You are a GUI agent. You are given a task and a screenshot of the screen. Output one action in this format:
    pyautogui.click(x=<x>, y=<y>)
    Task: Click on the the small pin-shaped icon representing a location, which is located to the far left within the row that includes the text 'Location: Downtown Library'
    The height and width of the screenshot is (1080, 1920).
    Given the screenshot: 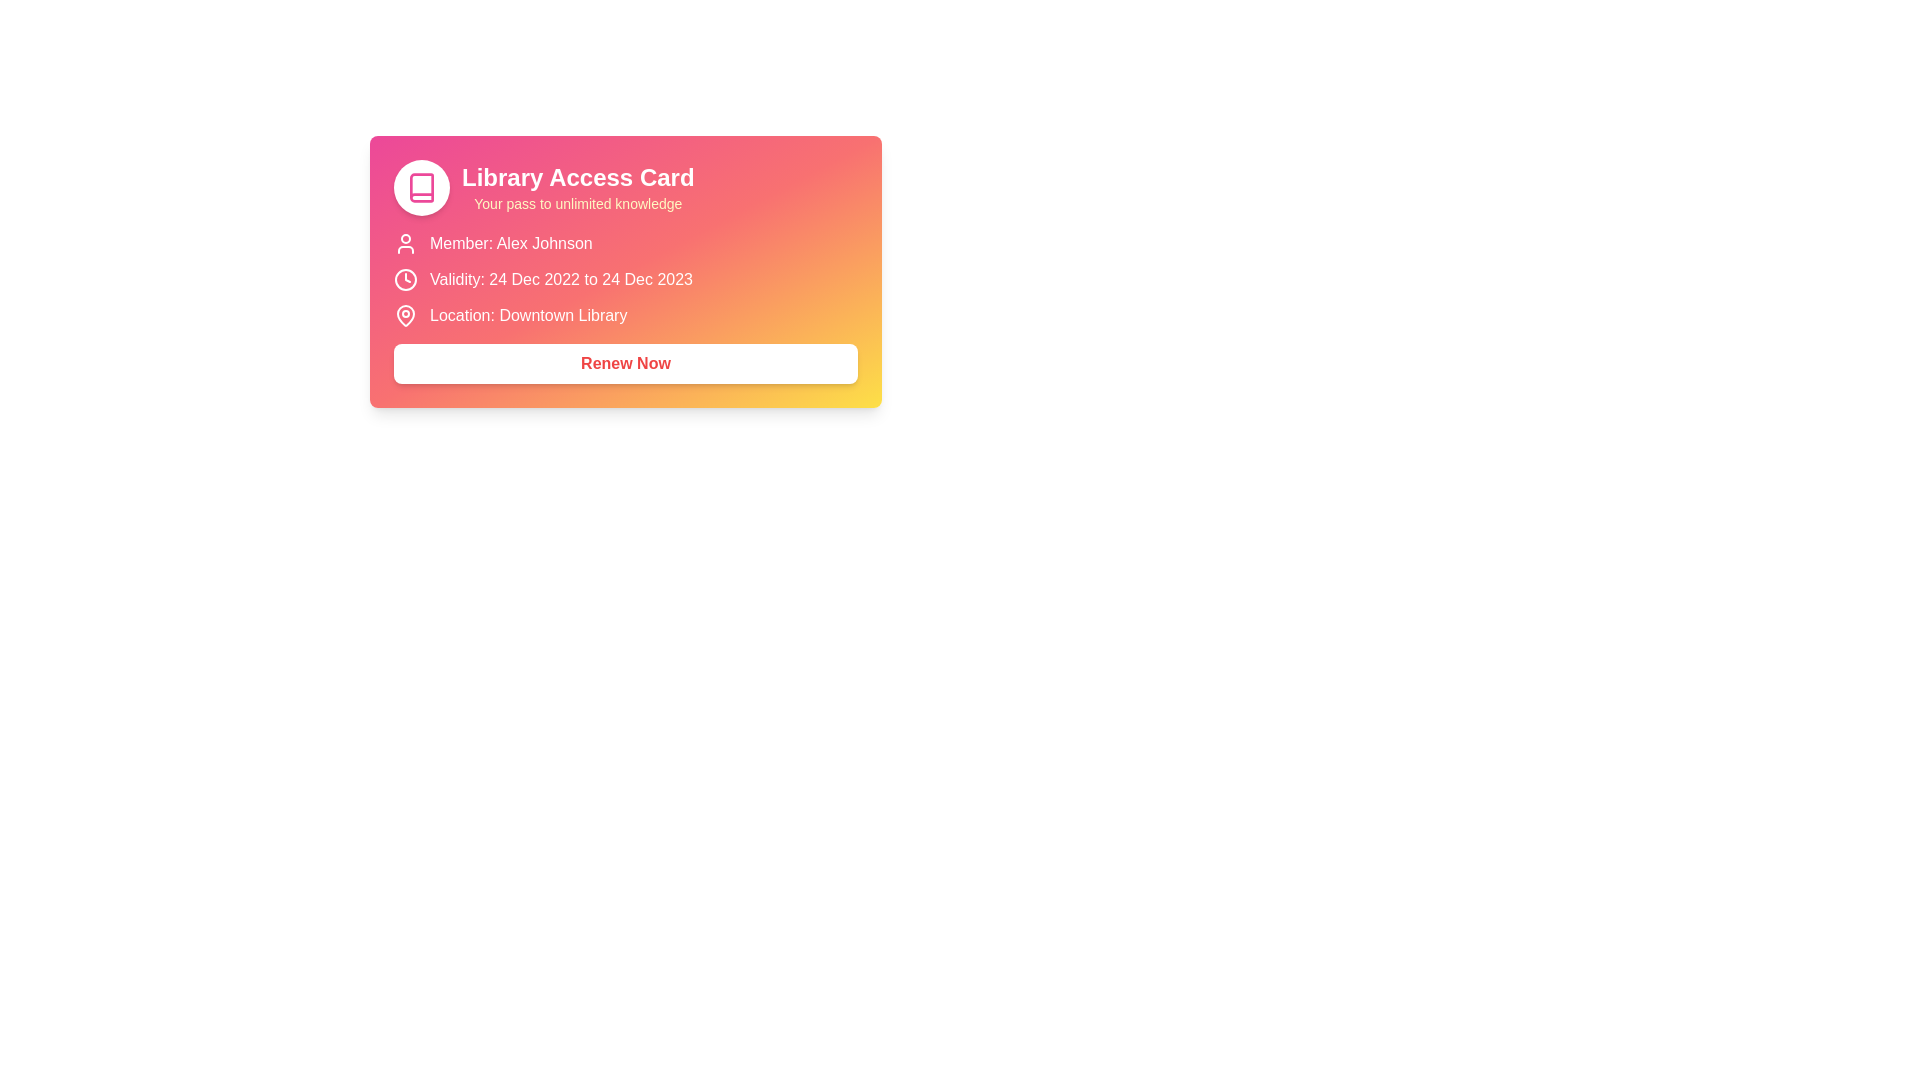 What is the action you would take?
    pyautogui.click(x=405, y=315)
    